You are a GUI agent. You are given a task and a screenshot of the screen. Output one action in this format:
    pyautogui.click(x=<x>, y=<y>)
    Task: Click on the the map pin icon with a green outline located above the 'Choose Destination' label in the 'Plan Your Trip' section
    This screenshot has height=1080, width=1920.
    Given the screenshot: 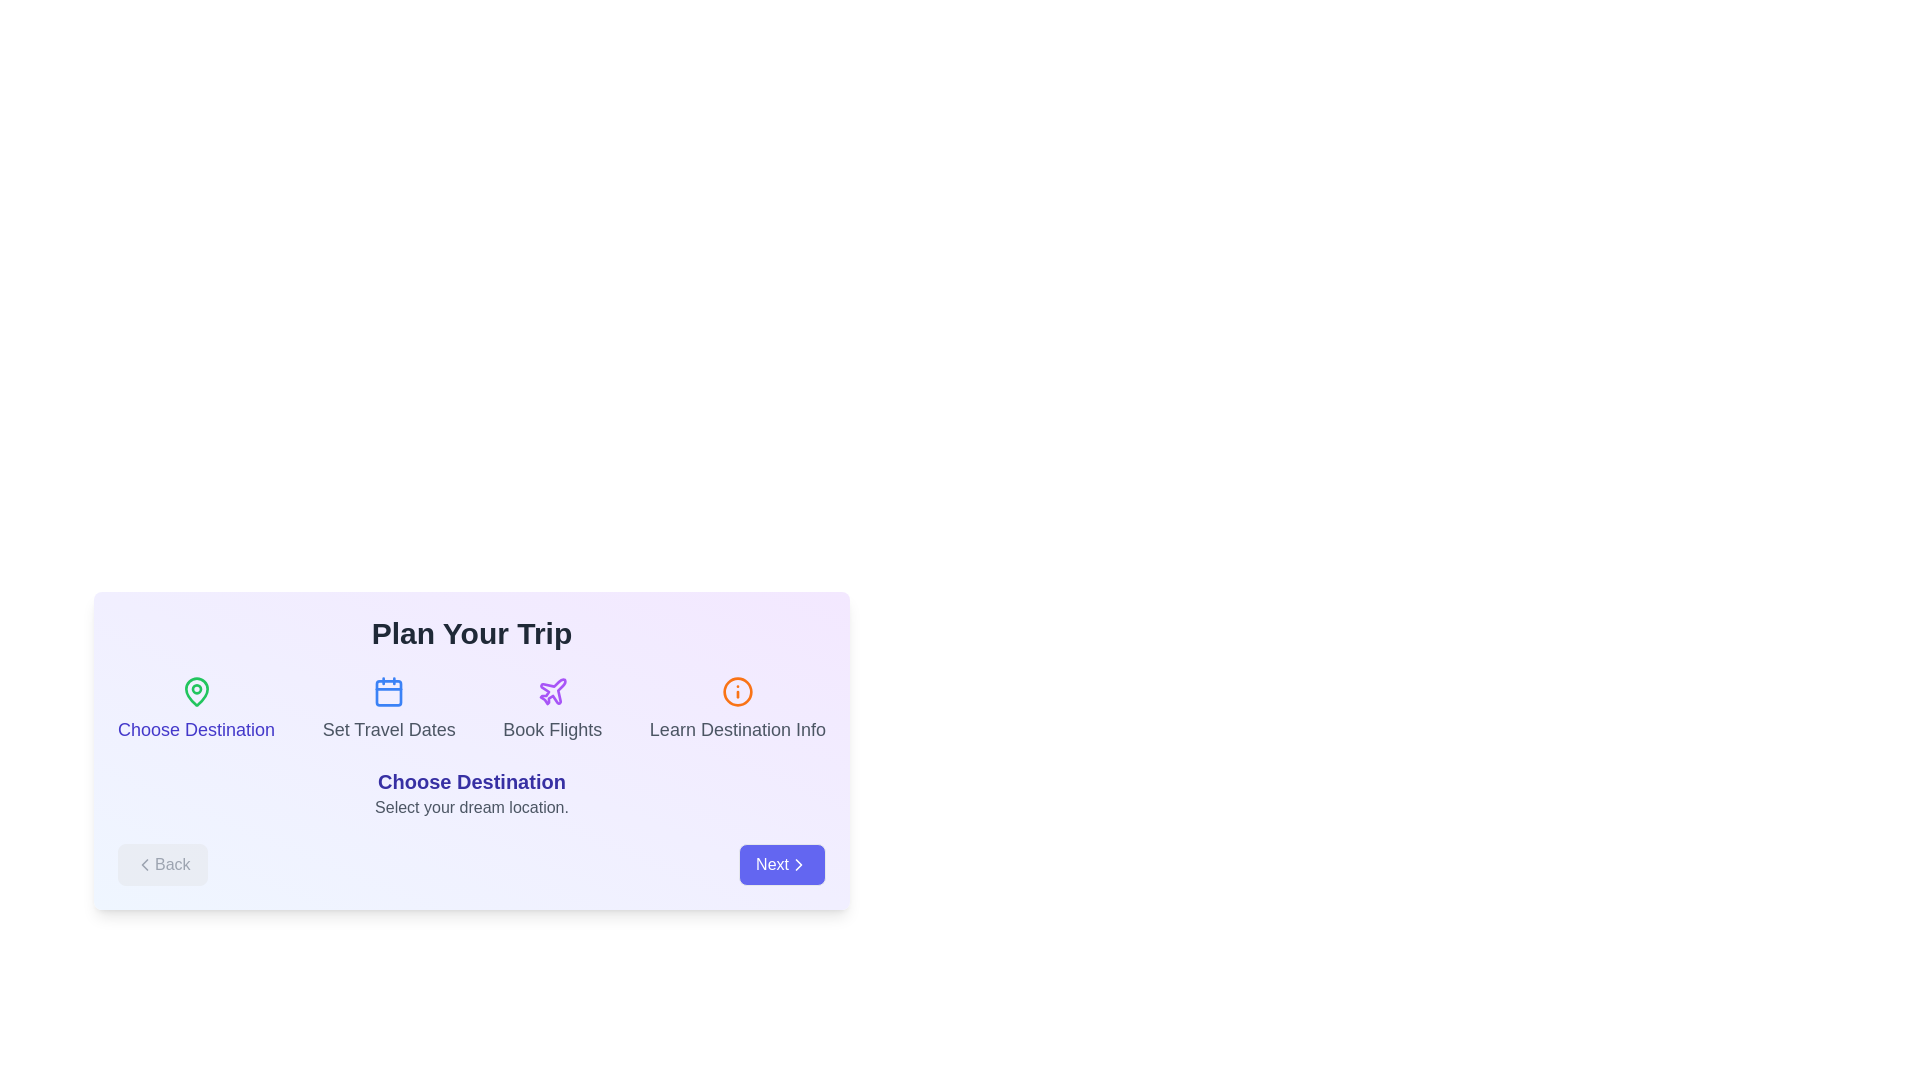 What is the action you would take?
    pyautogui.click(x=196, y=690)
    